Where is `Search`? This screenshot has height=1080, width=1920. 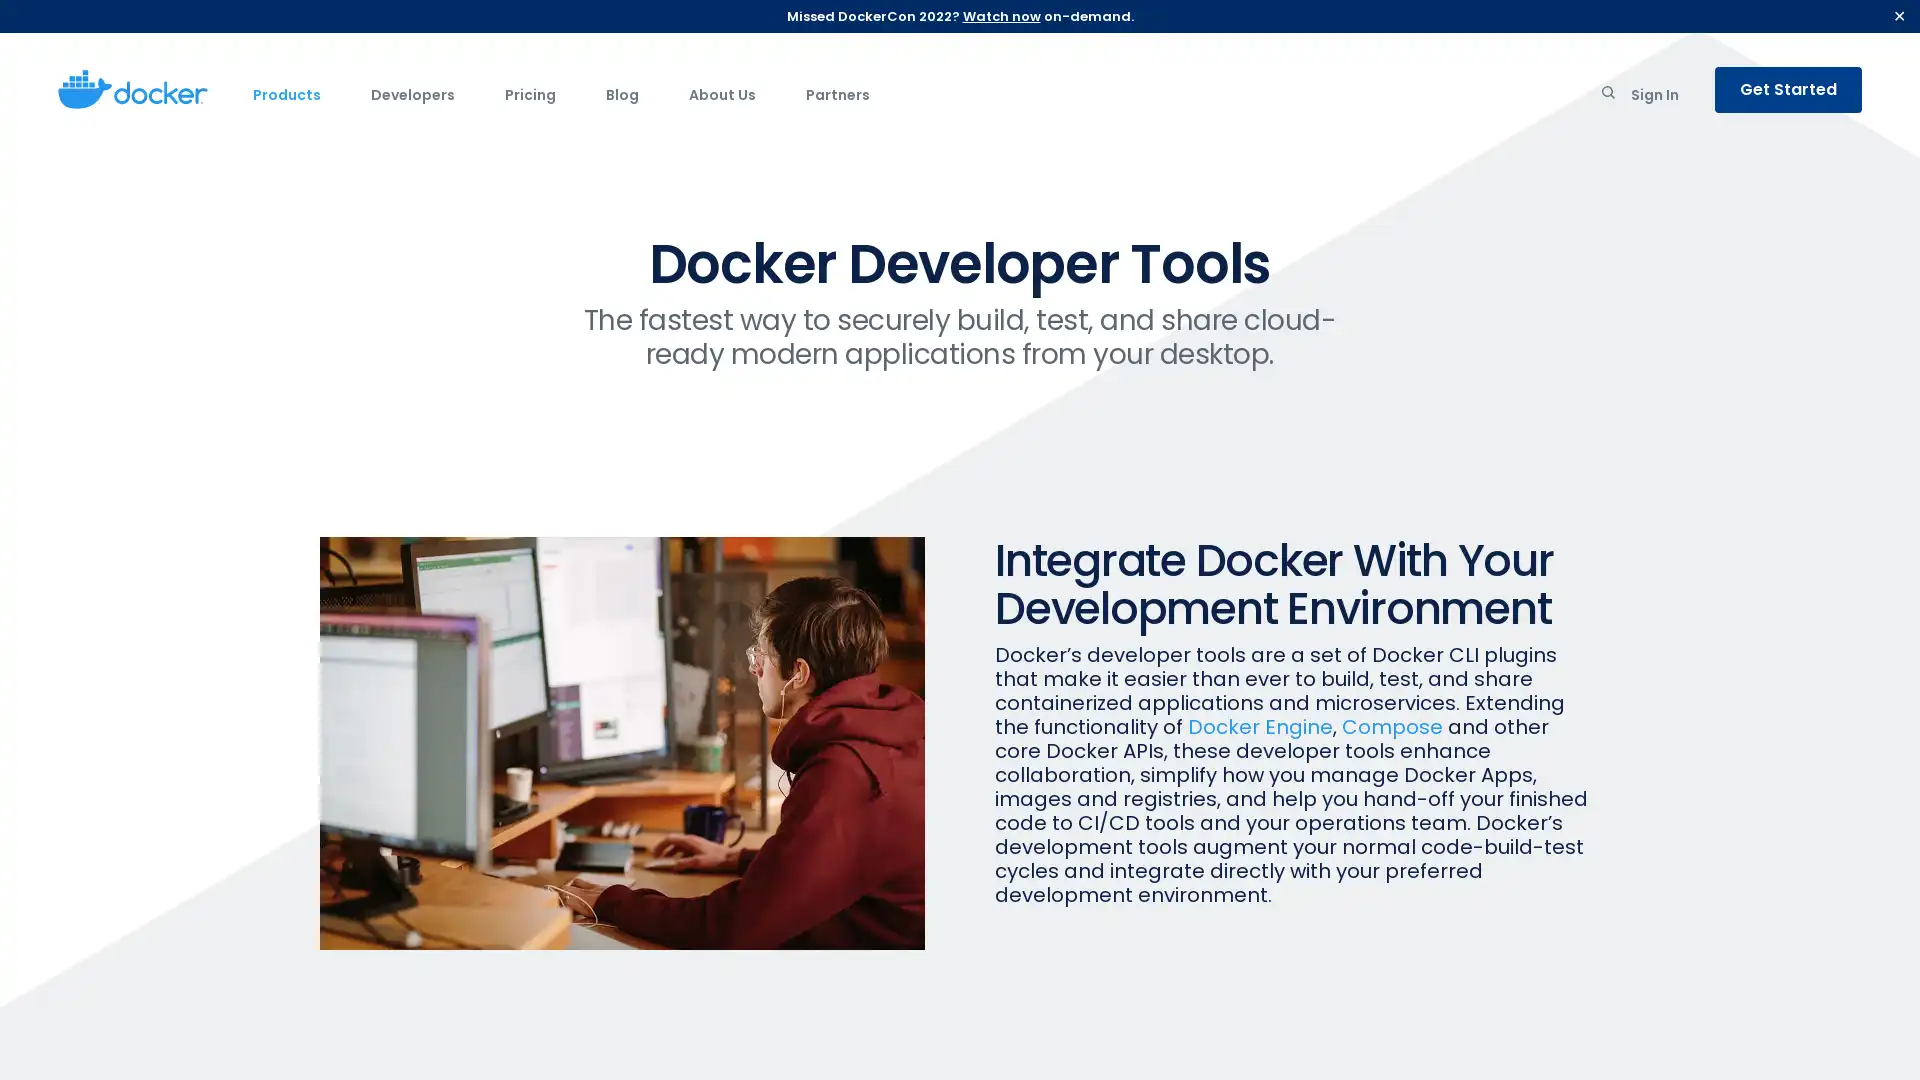 Search is located at coordinates (1608, 96).